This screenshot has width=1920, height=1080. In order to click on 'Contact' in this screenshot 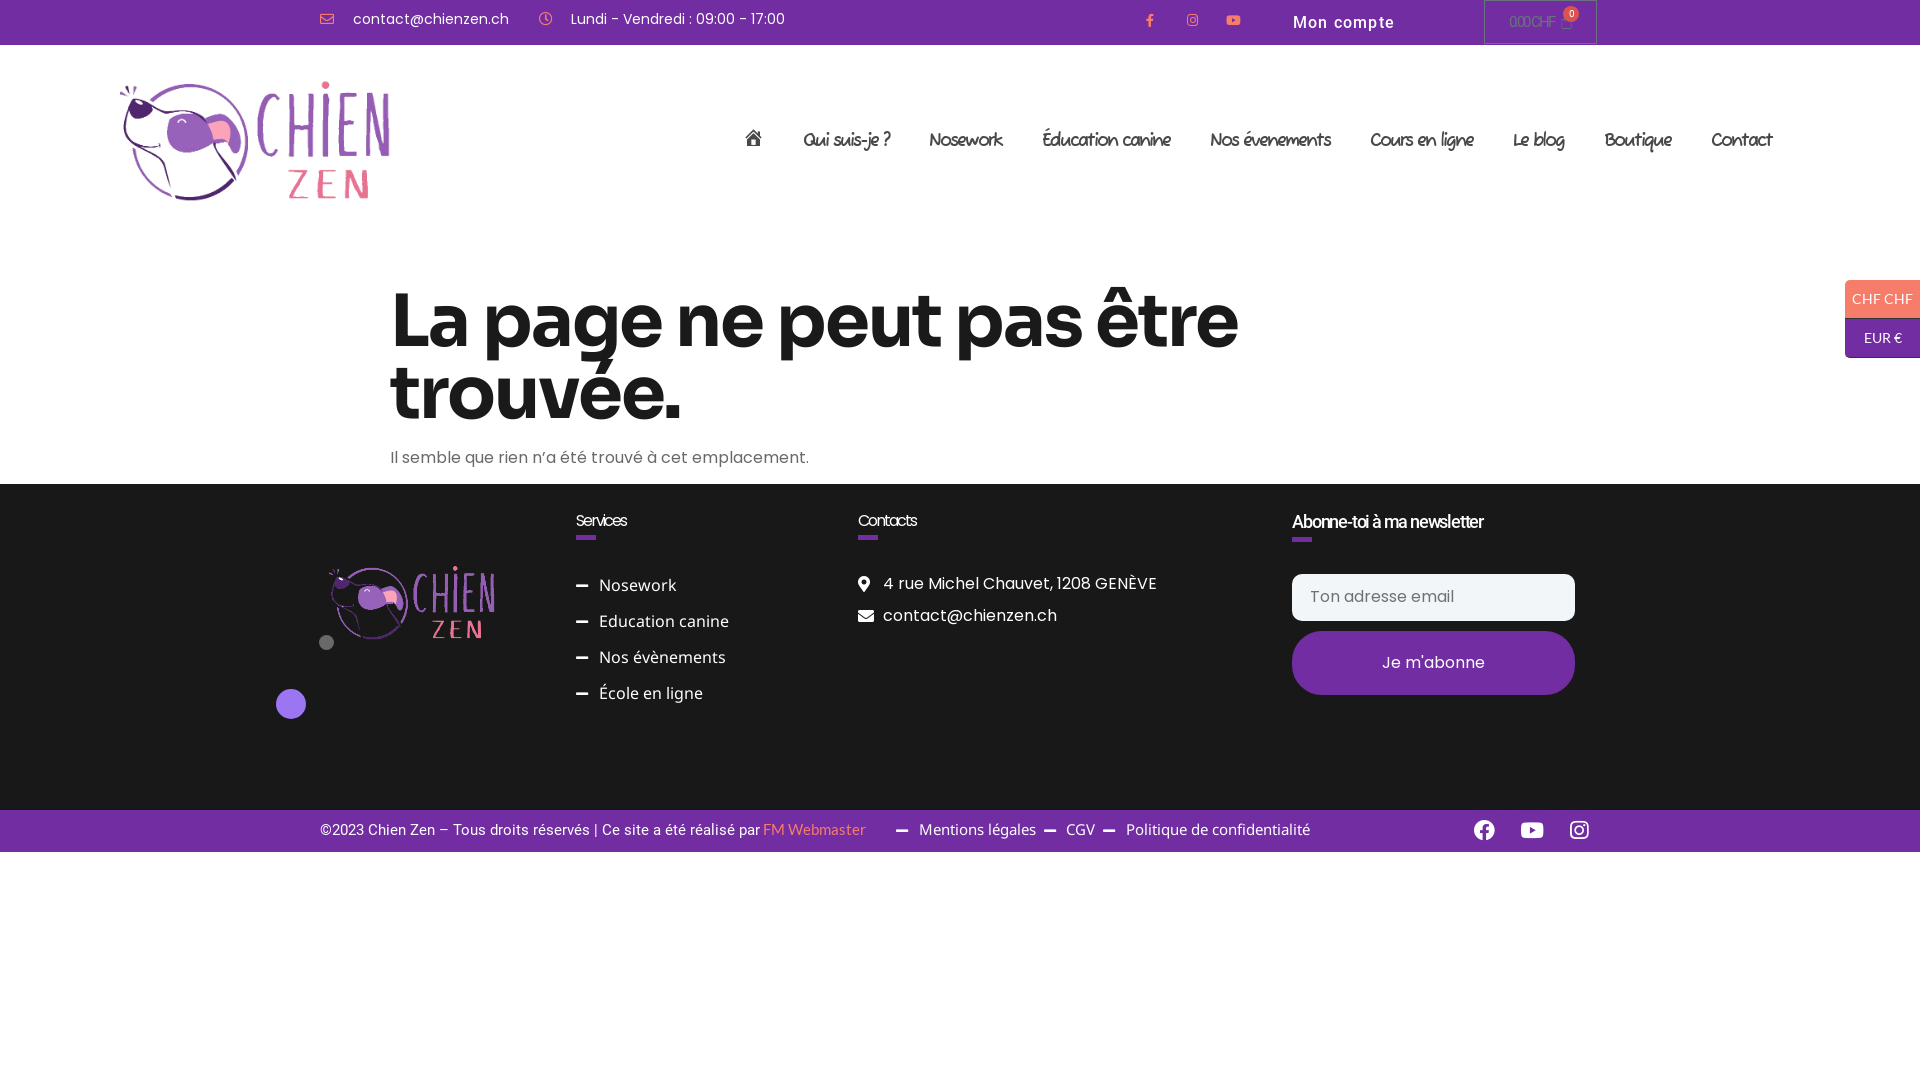, I will do `click(1740, 140)`.